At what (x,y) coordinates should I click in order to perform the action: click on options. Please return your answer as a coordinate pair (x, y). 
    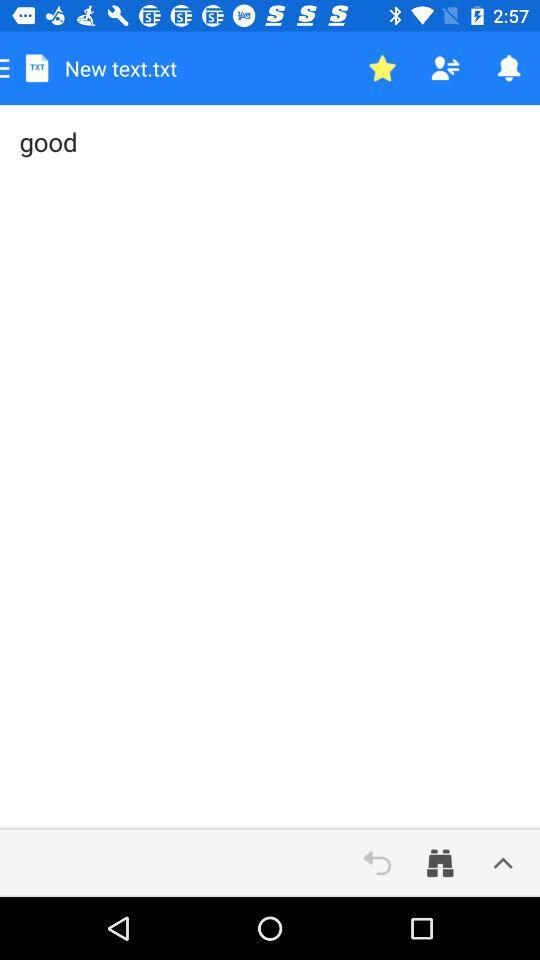
    Looking at the image, I should click on (502, 862).